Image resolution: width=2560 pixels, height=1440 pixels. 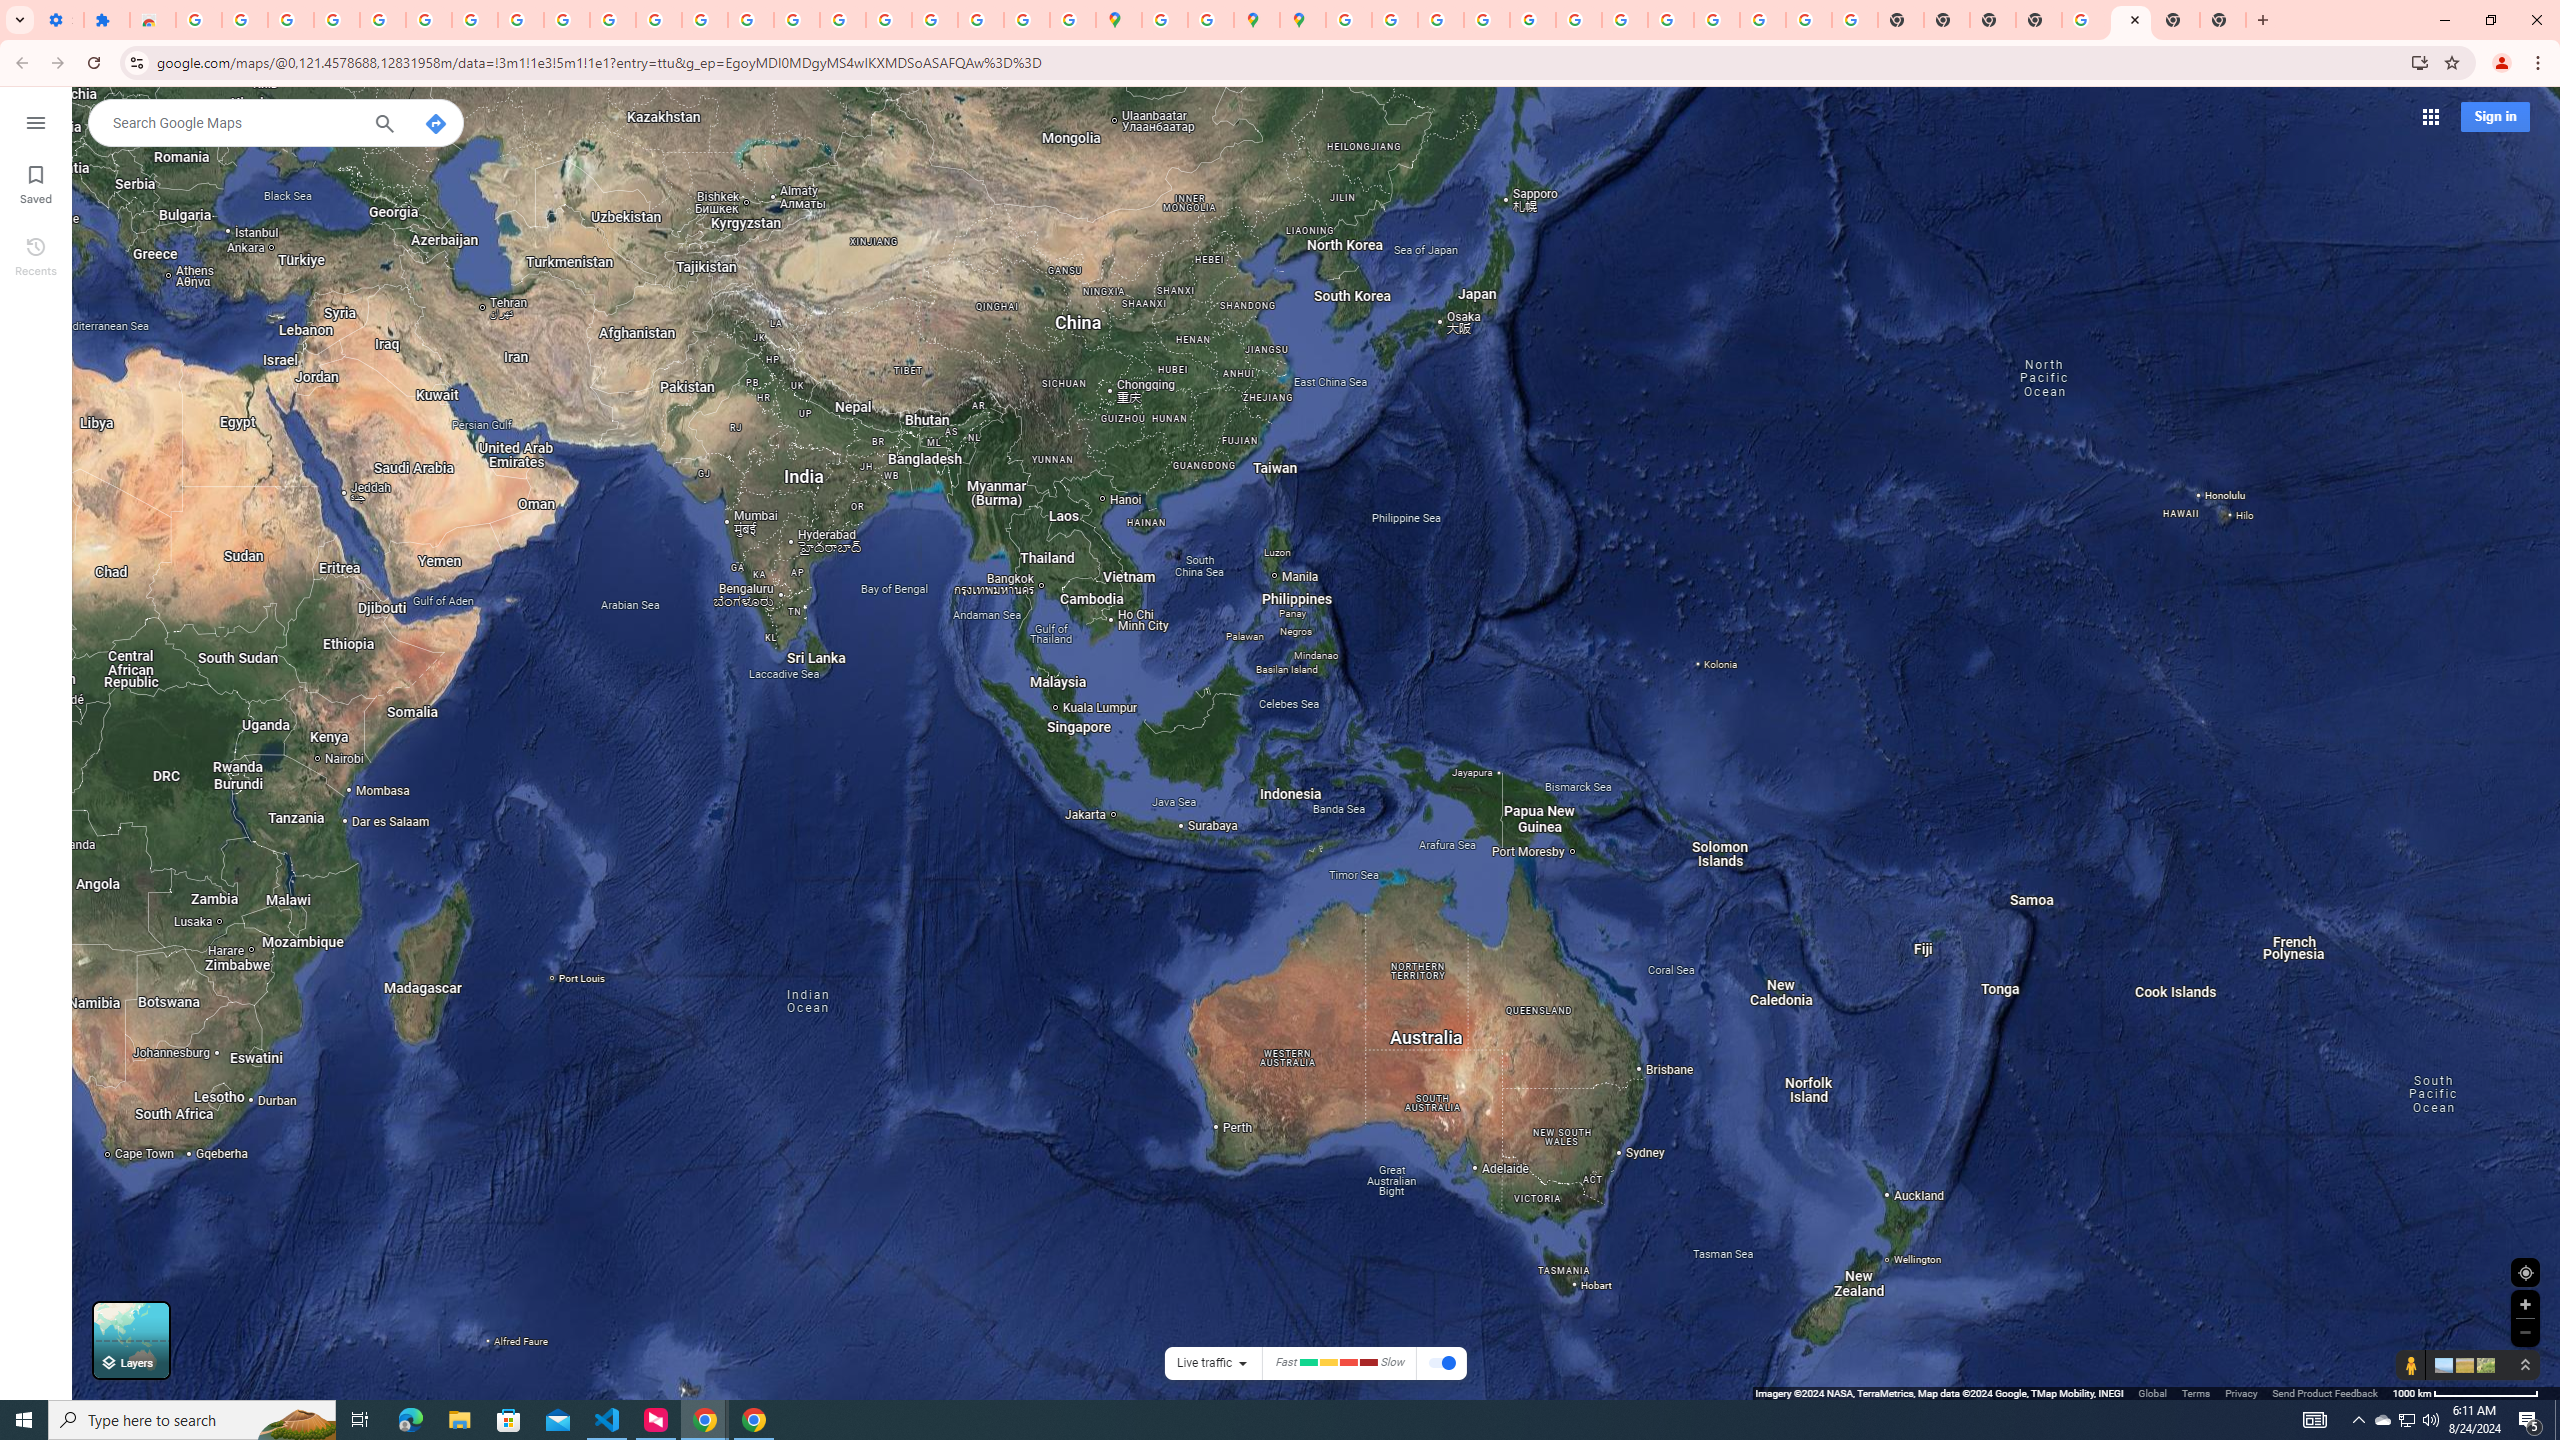 What do you see at coordinates (34, 120) in the screenshot?
I see `'Menu'` at bounding box center [34, 120].